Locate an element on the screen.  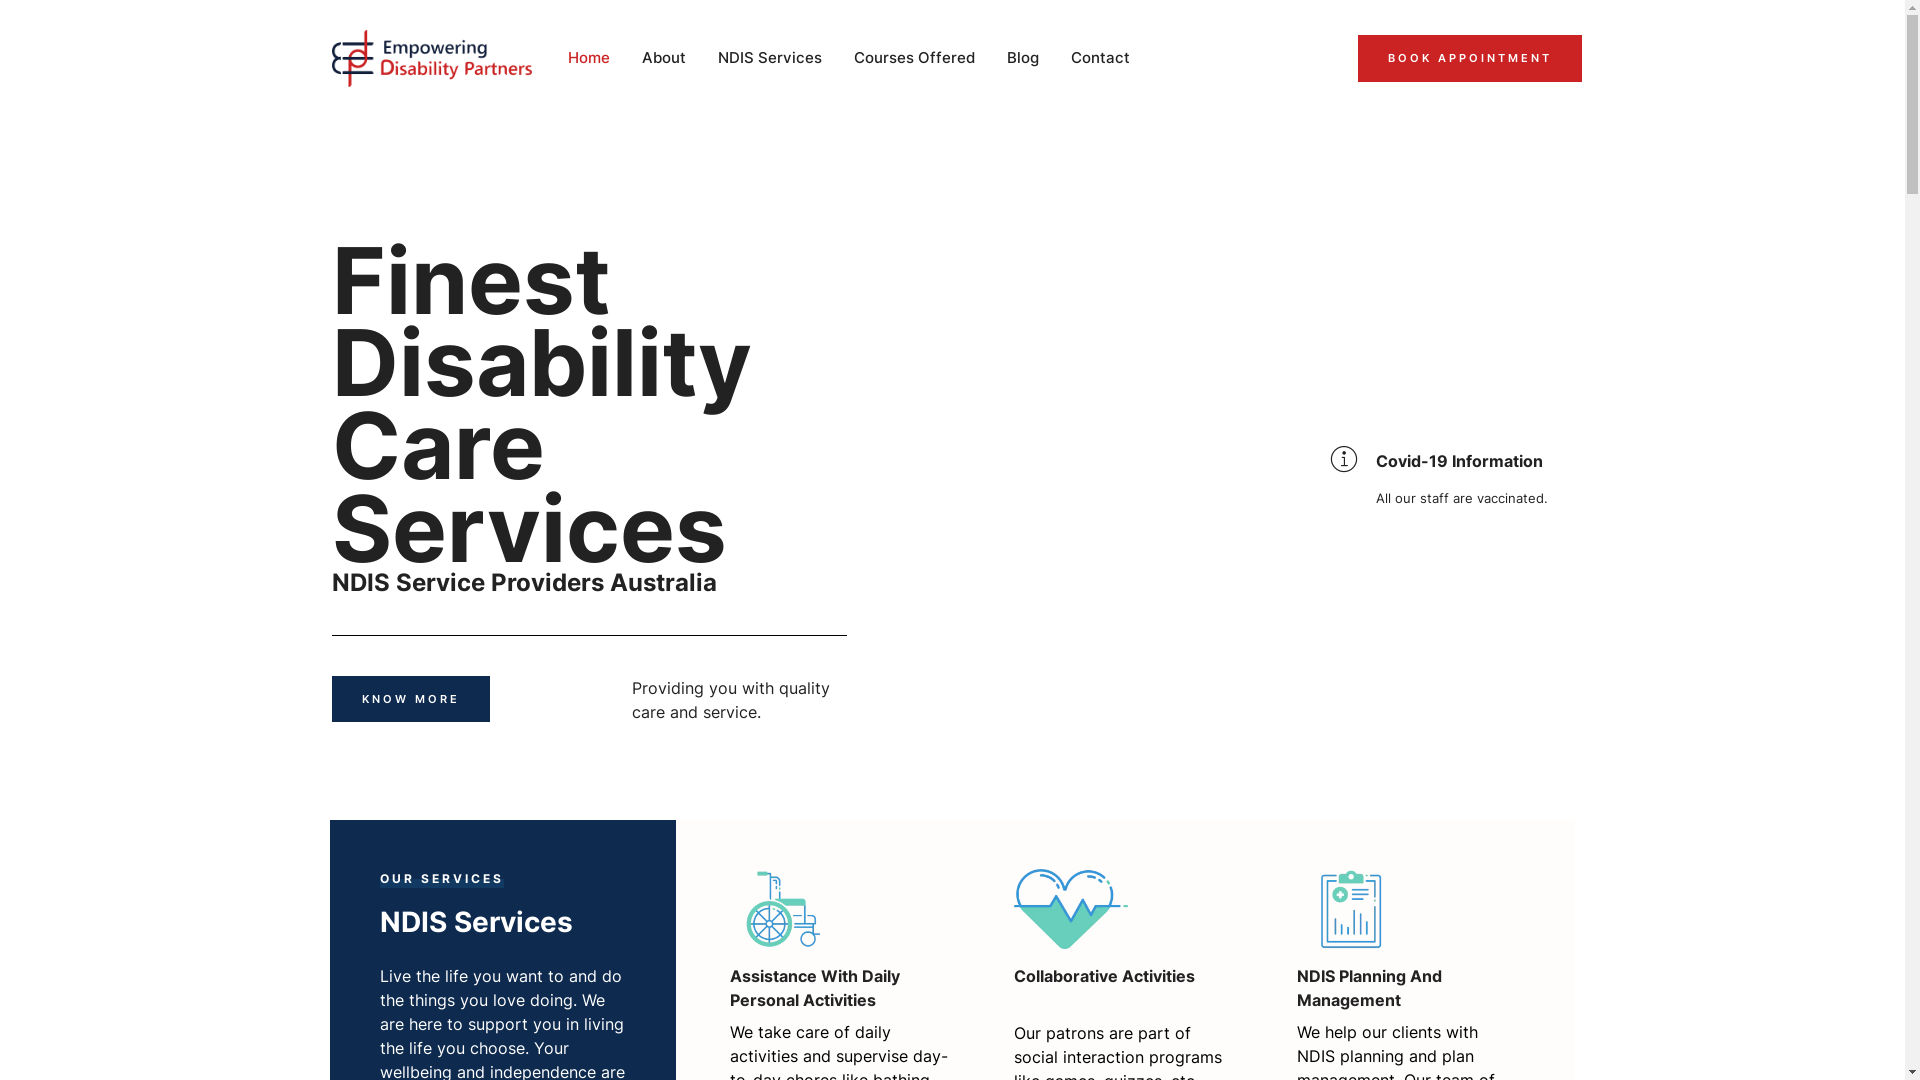
'Courses Offered' is located at coordinates (841, 57).